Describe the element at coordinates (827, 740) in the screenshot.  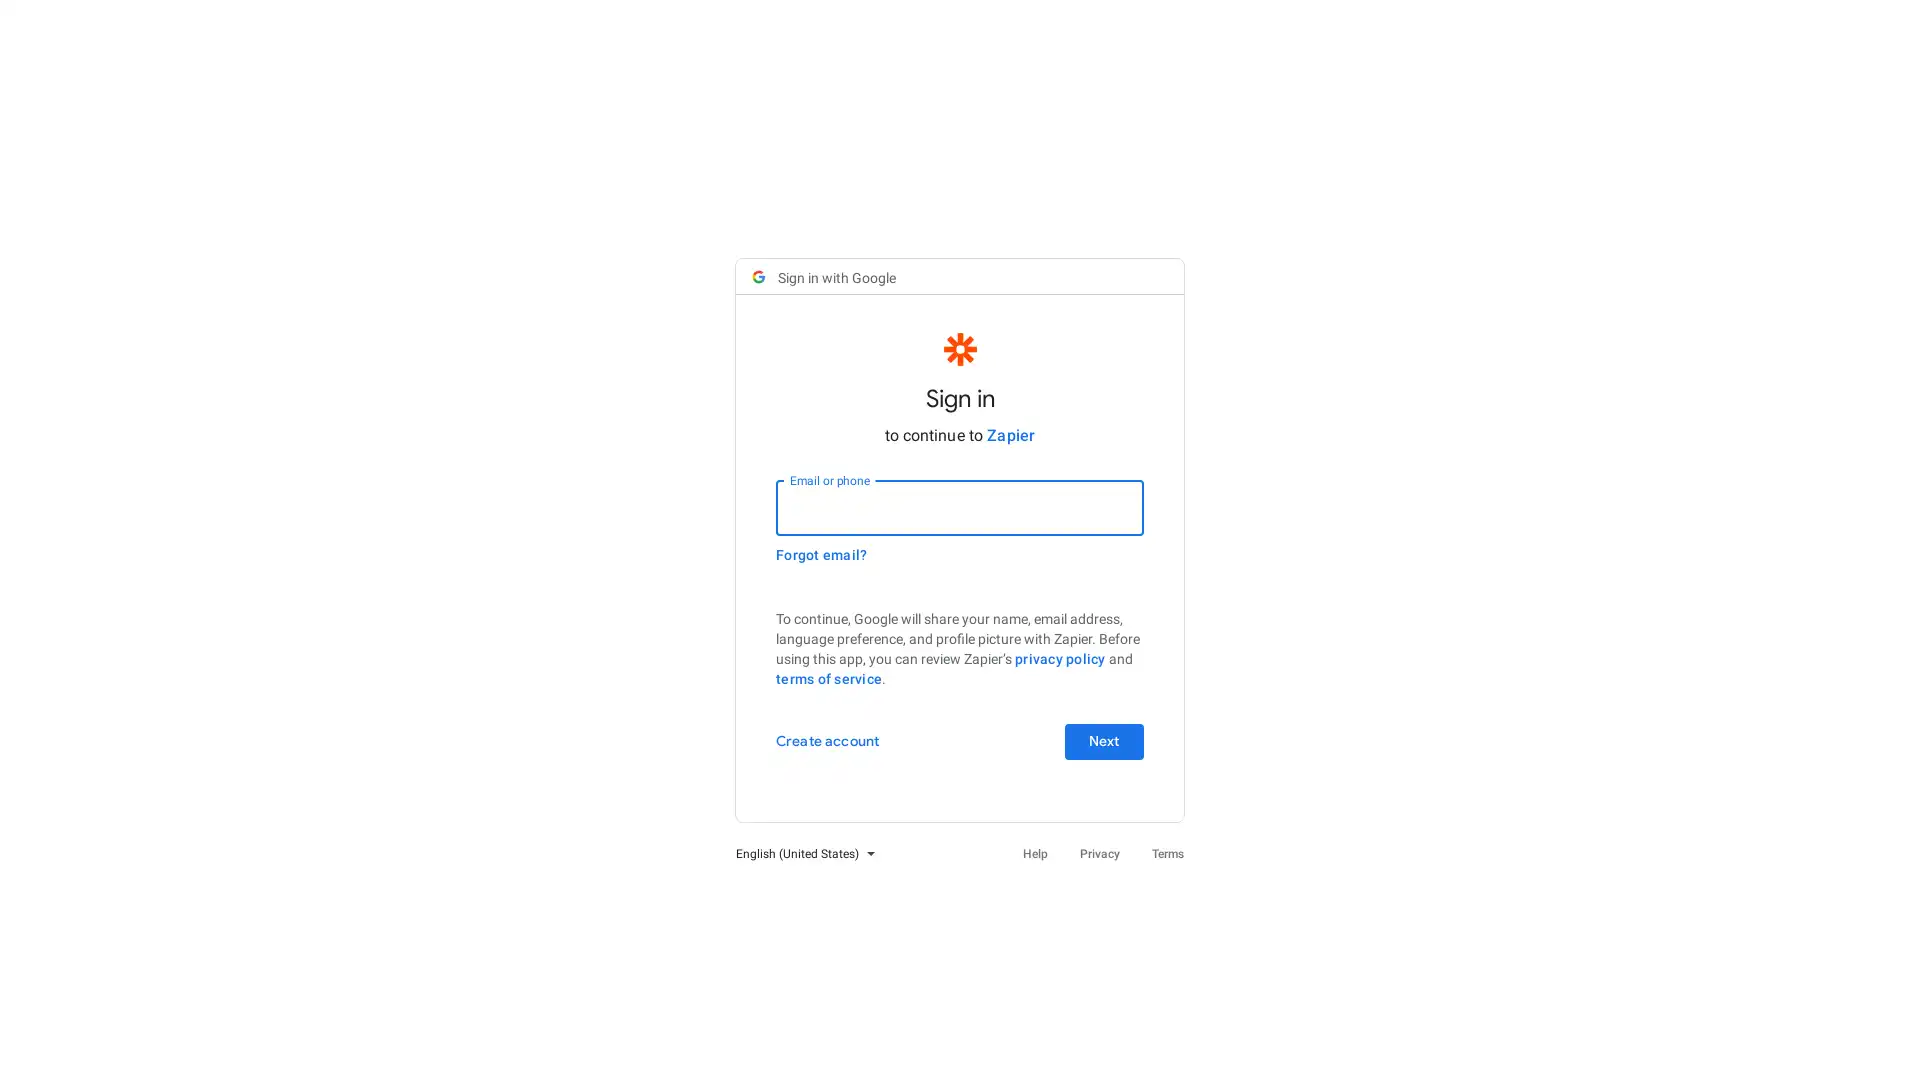
I see `Create account` at that location.